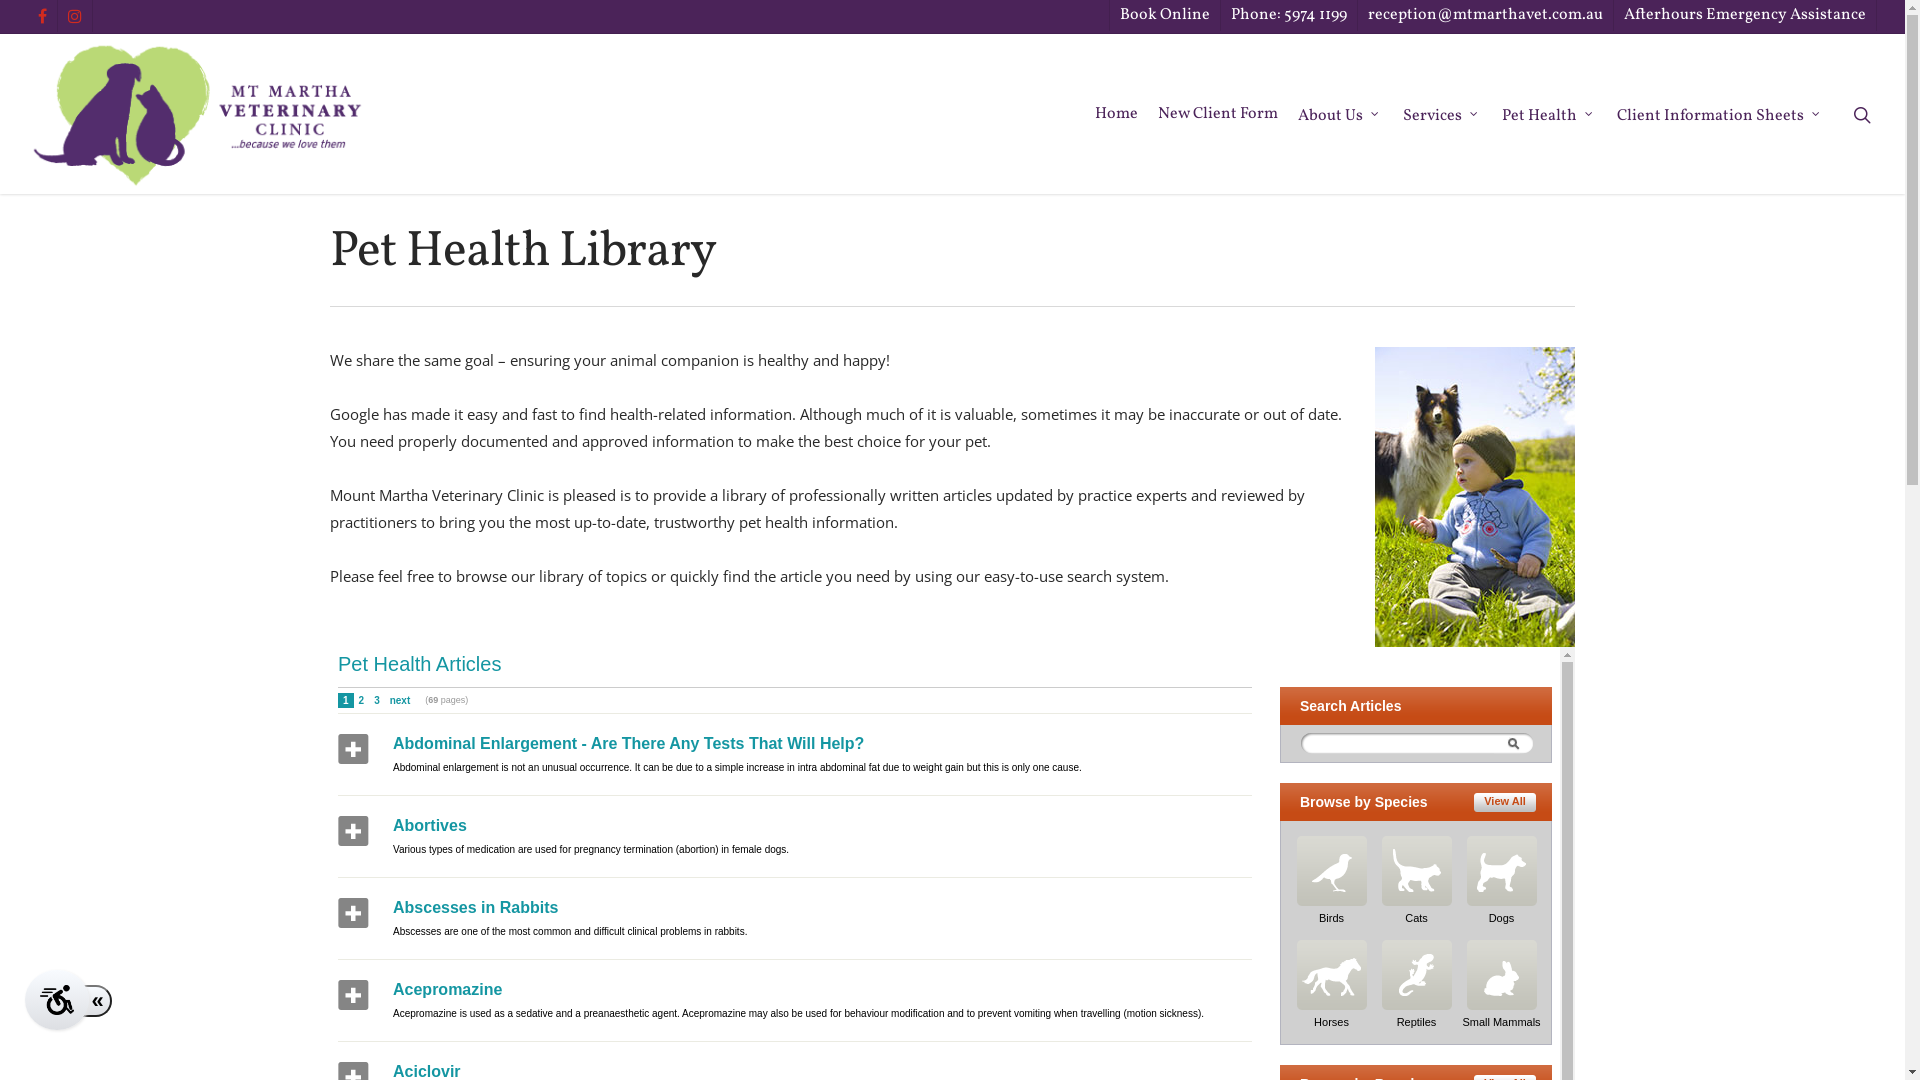  What do you see at coordinates (1288, 15) in the screenshot?
I see `'Phone: 5974 1199'` at bounding box center [1288, 15].